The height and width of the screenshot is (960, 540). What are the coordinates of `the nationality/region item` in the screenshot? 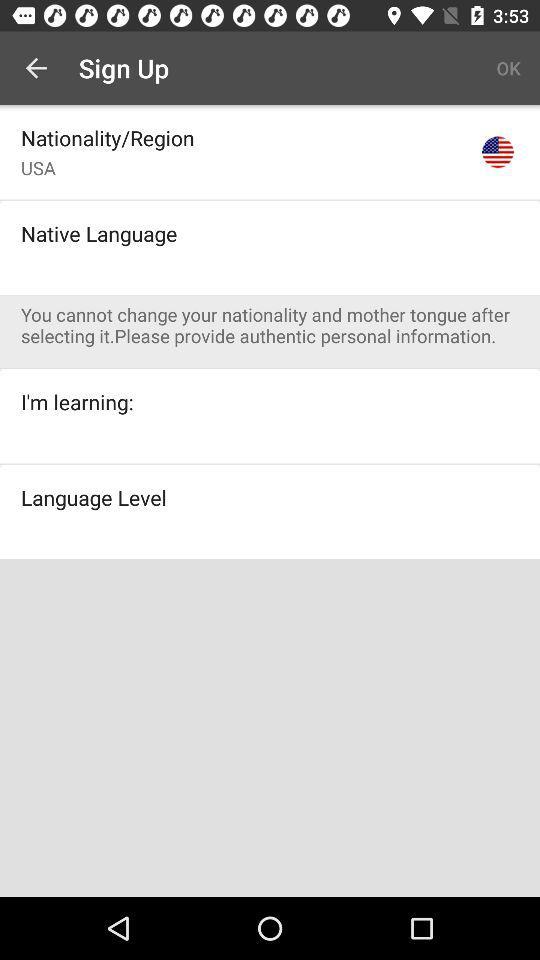 It's located at (107, 136).